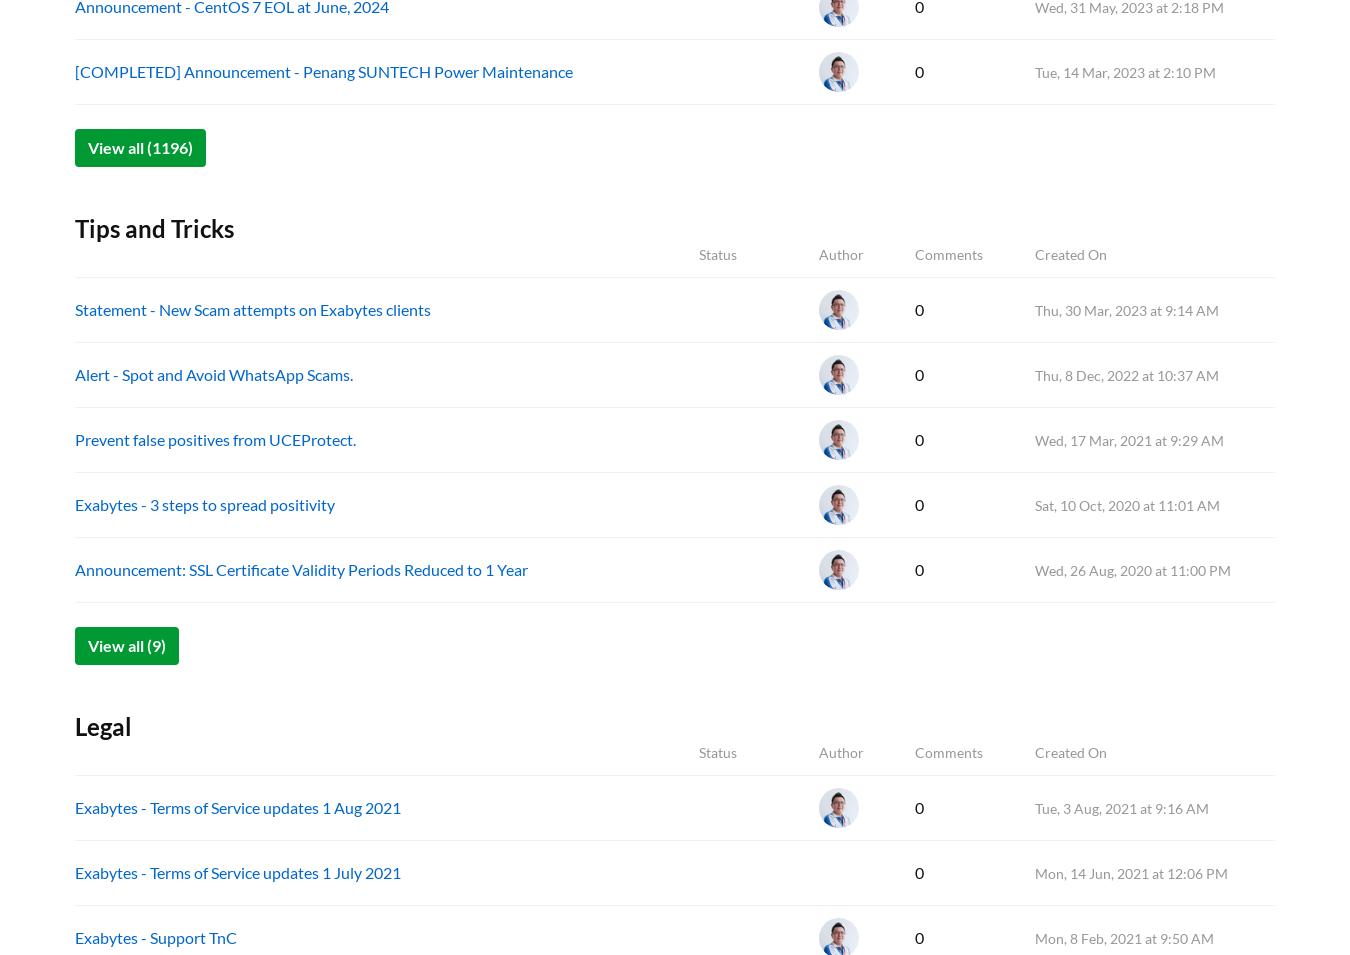 This screenshot has width=1350, height=955. I want to click on 'View all (9)', so click(127, 644).